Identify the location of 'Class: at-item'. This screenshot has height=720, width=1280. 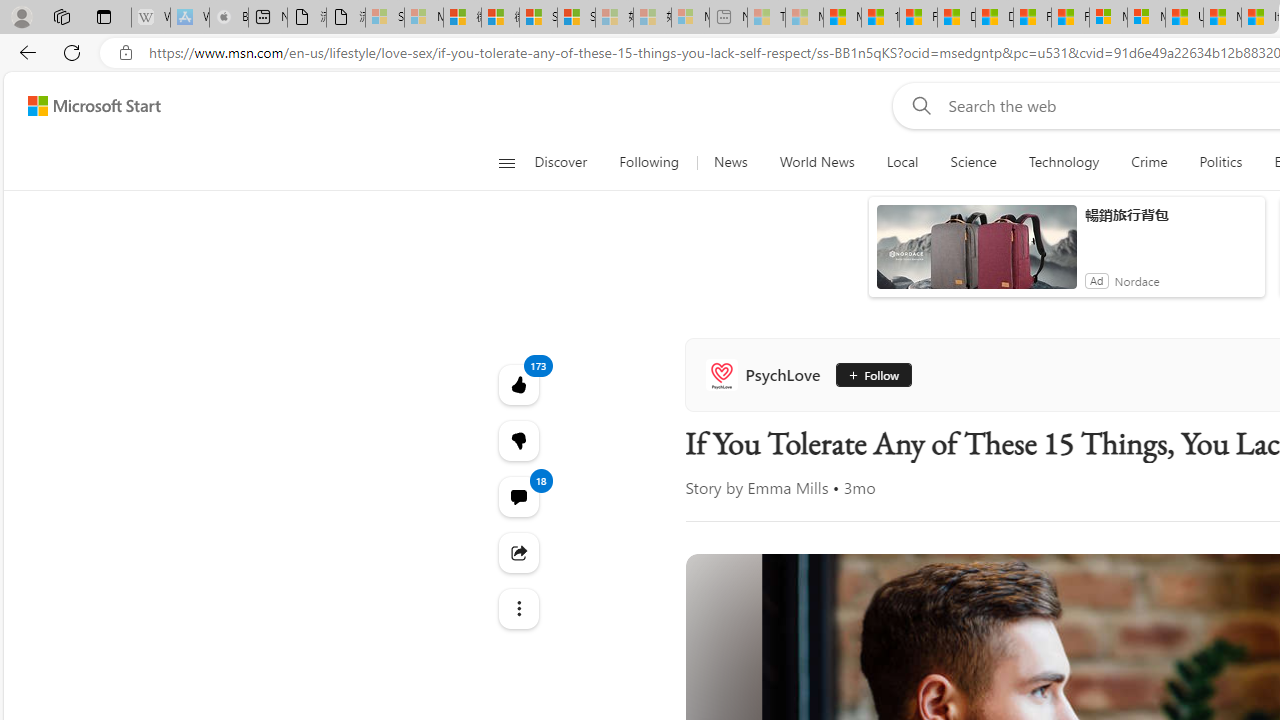
(518, 608).